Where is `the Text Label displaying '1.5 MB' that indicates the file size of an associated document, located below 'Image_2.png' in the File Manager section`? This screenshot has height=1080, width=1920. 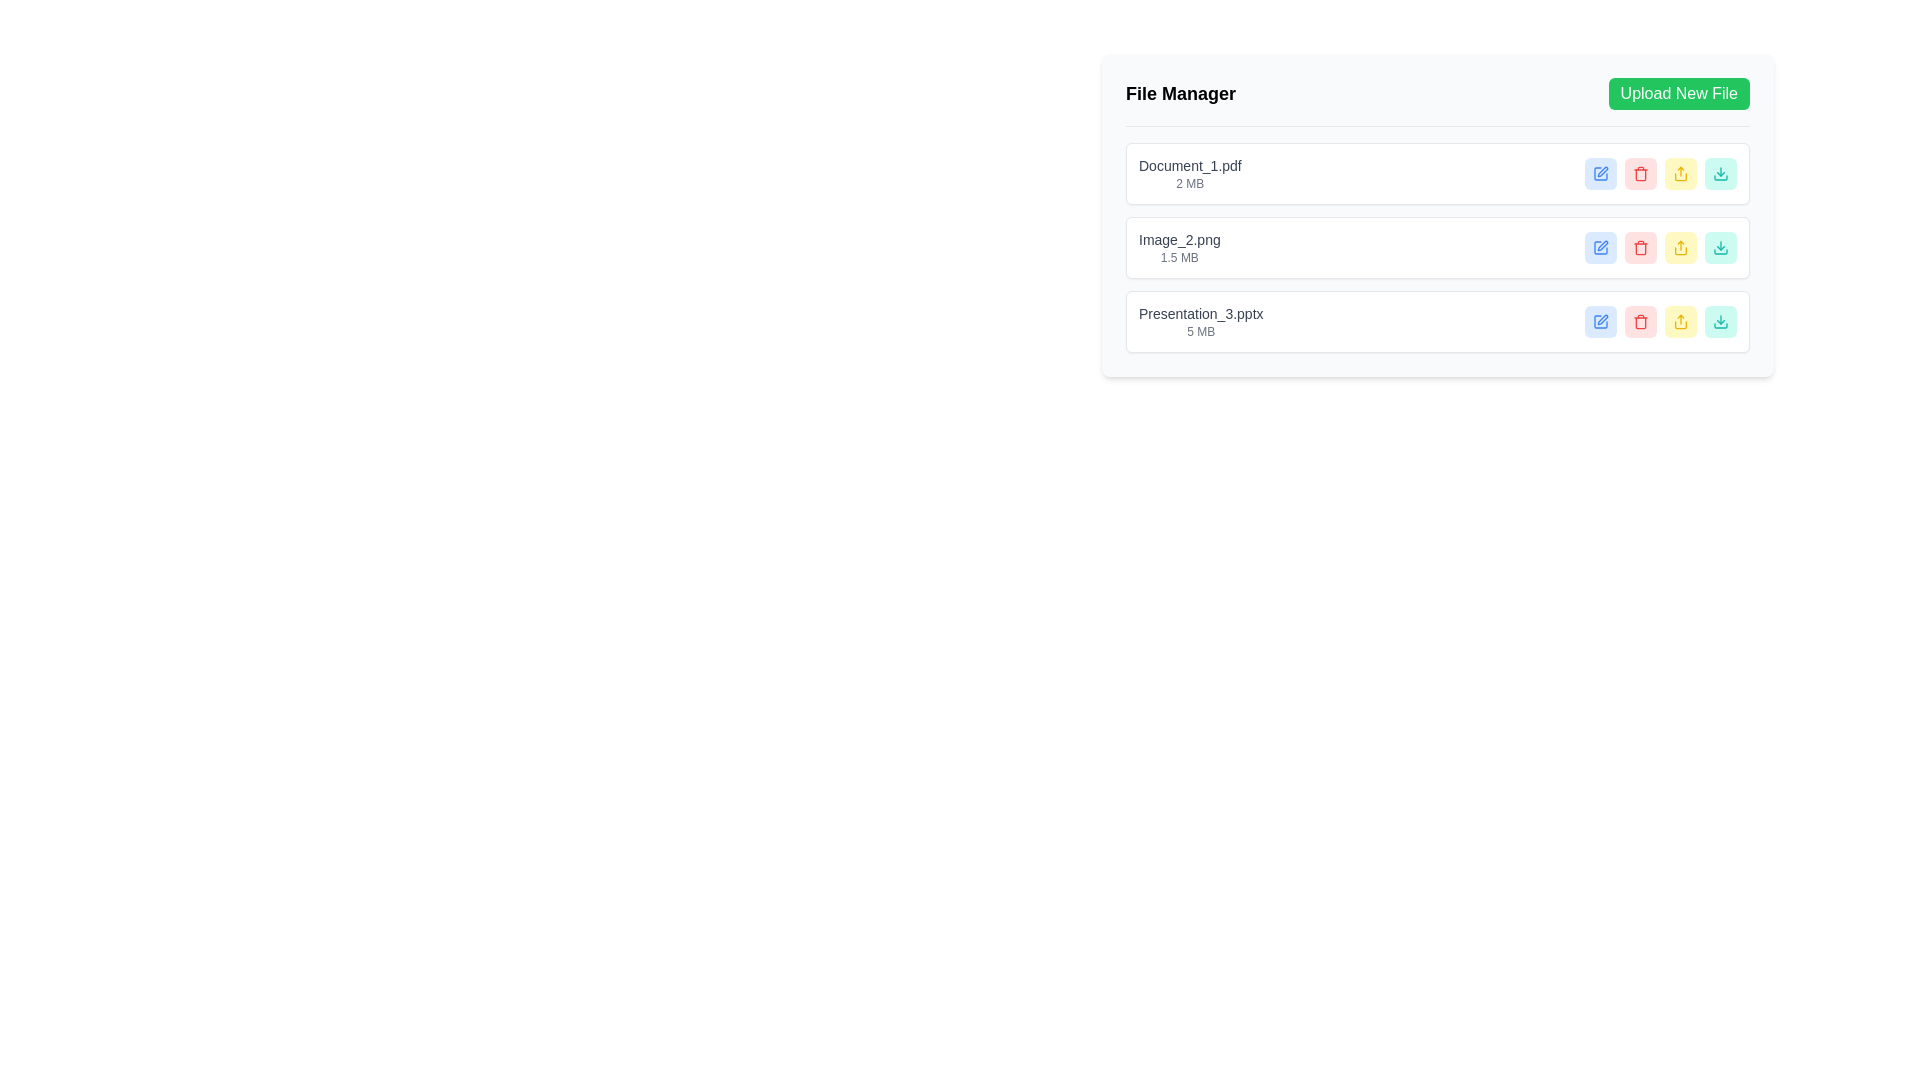 the Text Label displaying '1.5 MB' that indicates the file size of an associated document, located below 'Image_2.png' in the File Manager section is located at coordinates (1179, 257).